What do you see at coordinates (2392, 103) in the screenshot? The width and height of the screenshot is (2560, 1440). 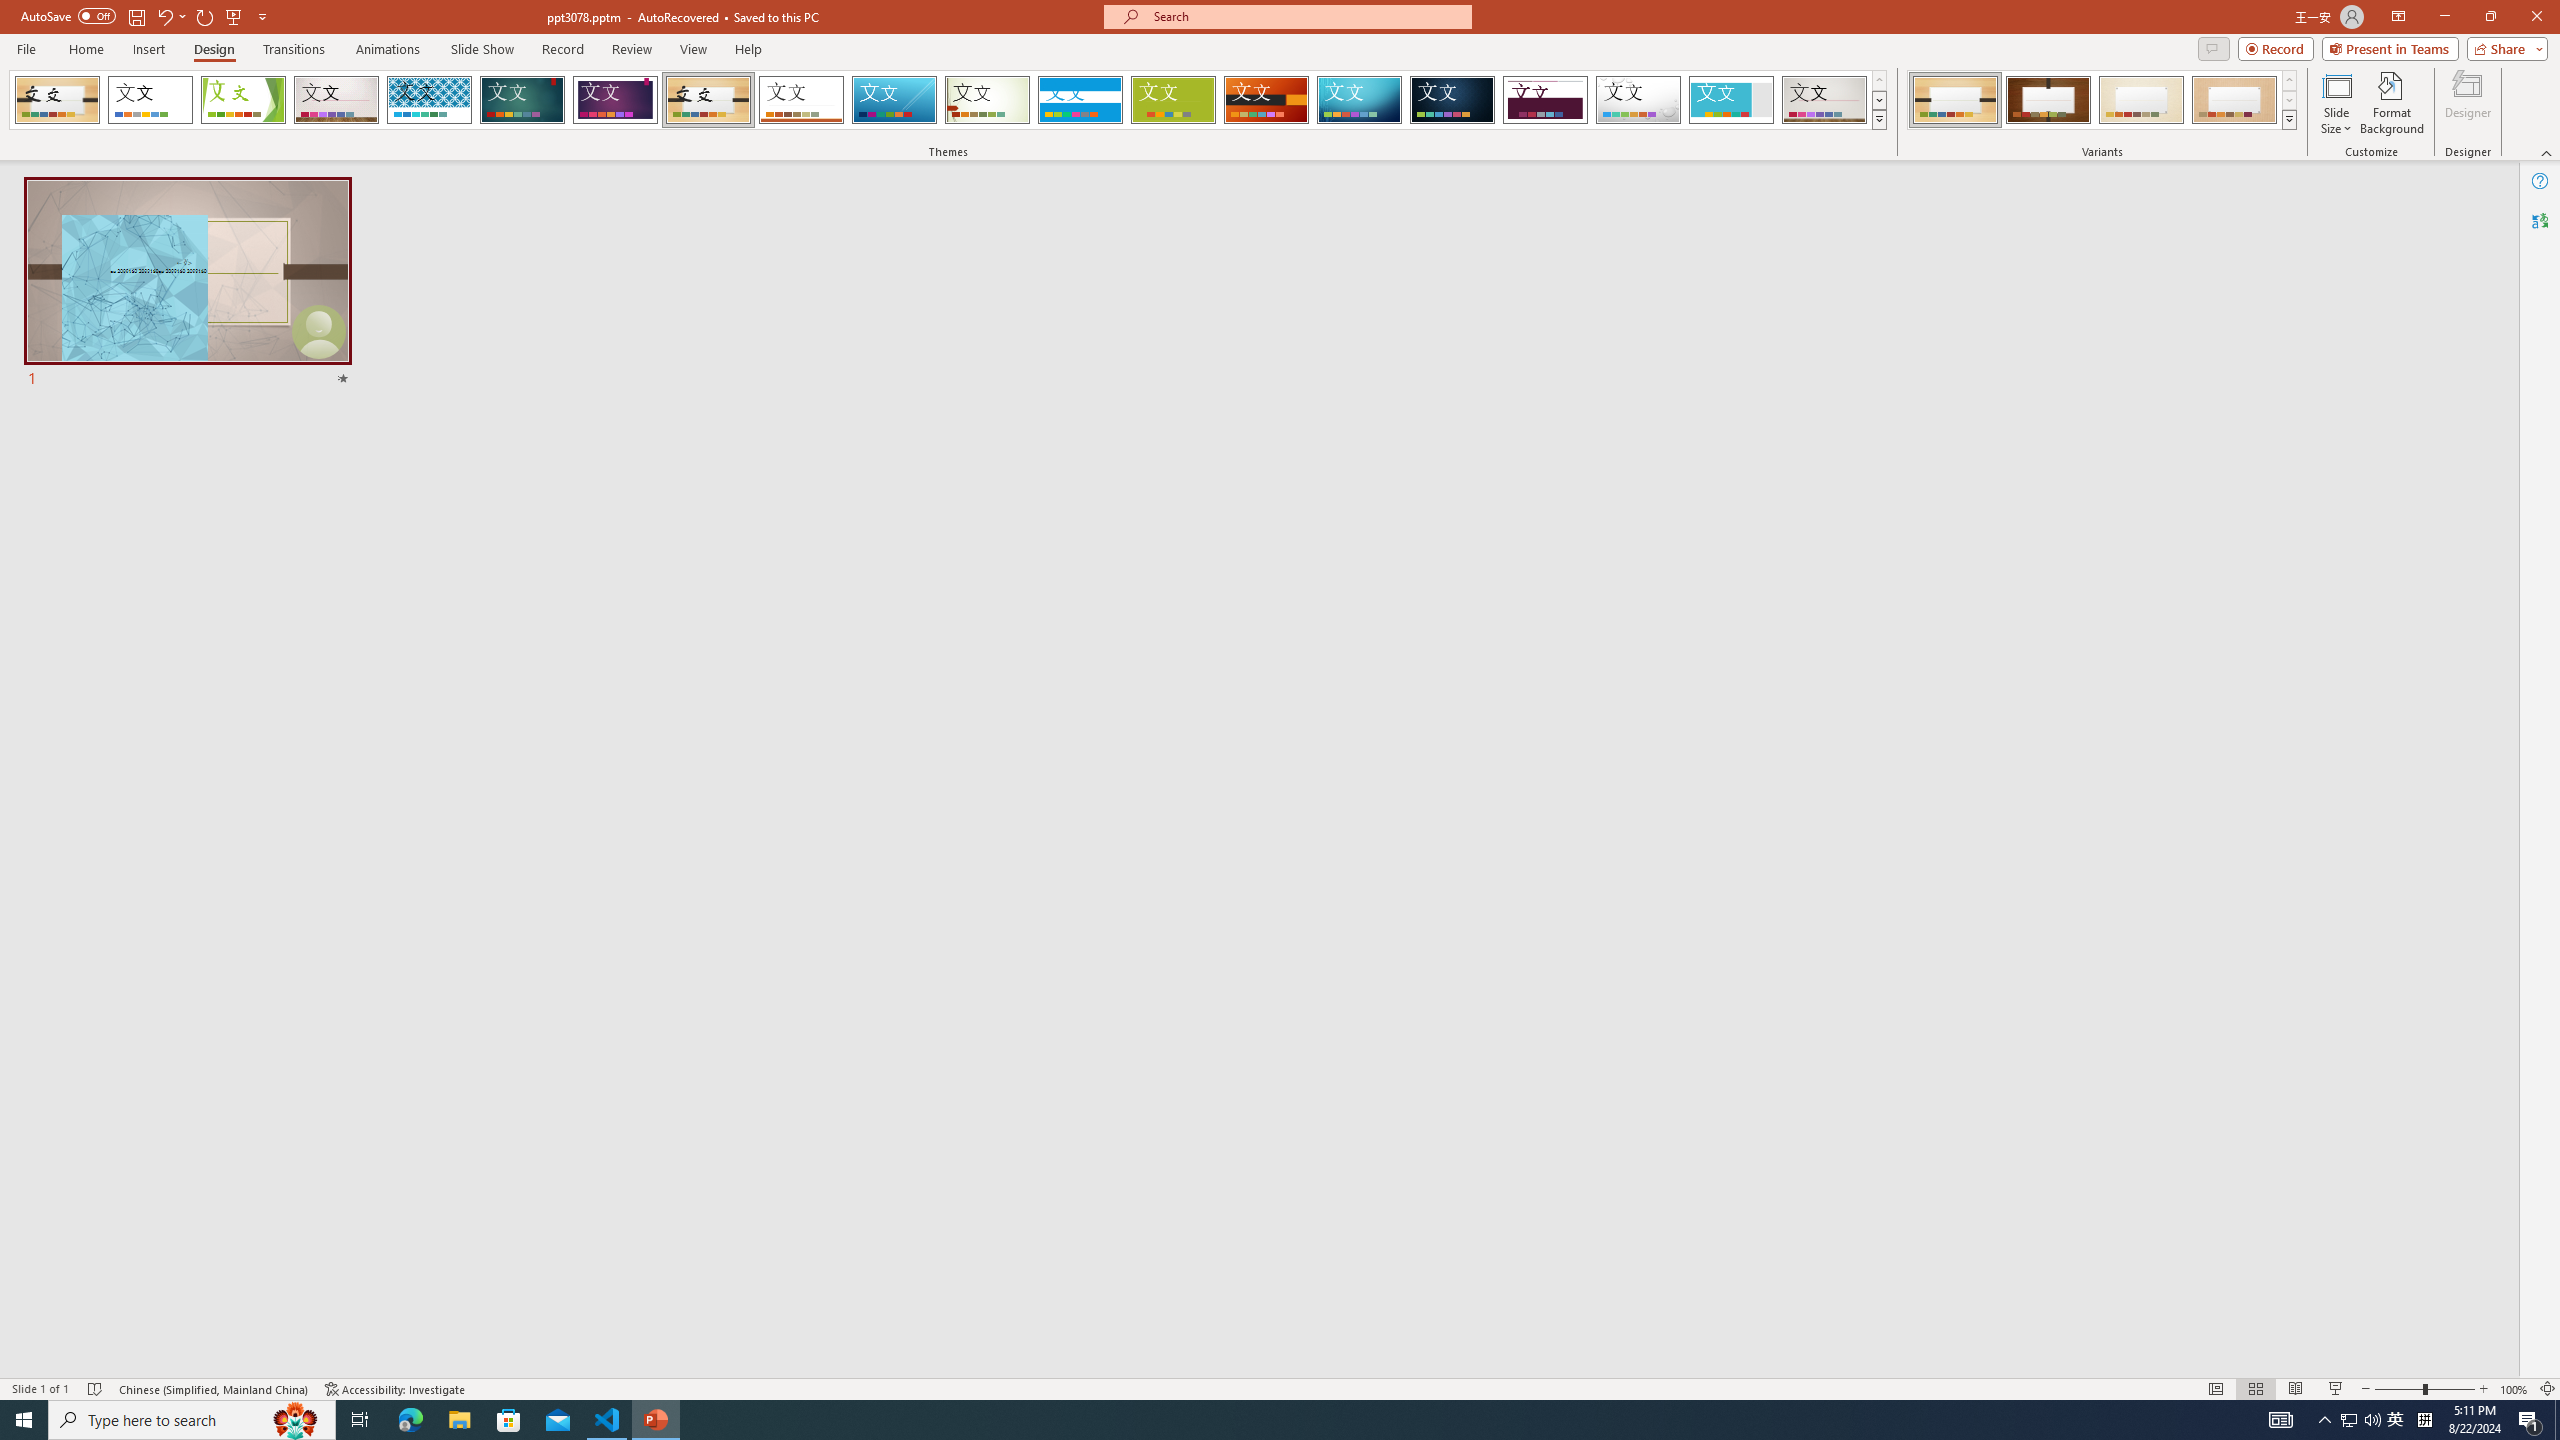 I see `'Format Background'` at bounding box center [2392, 103].